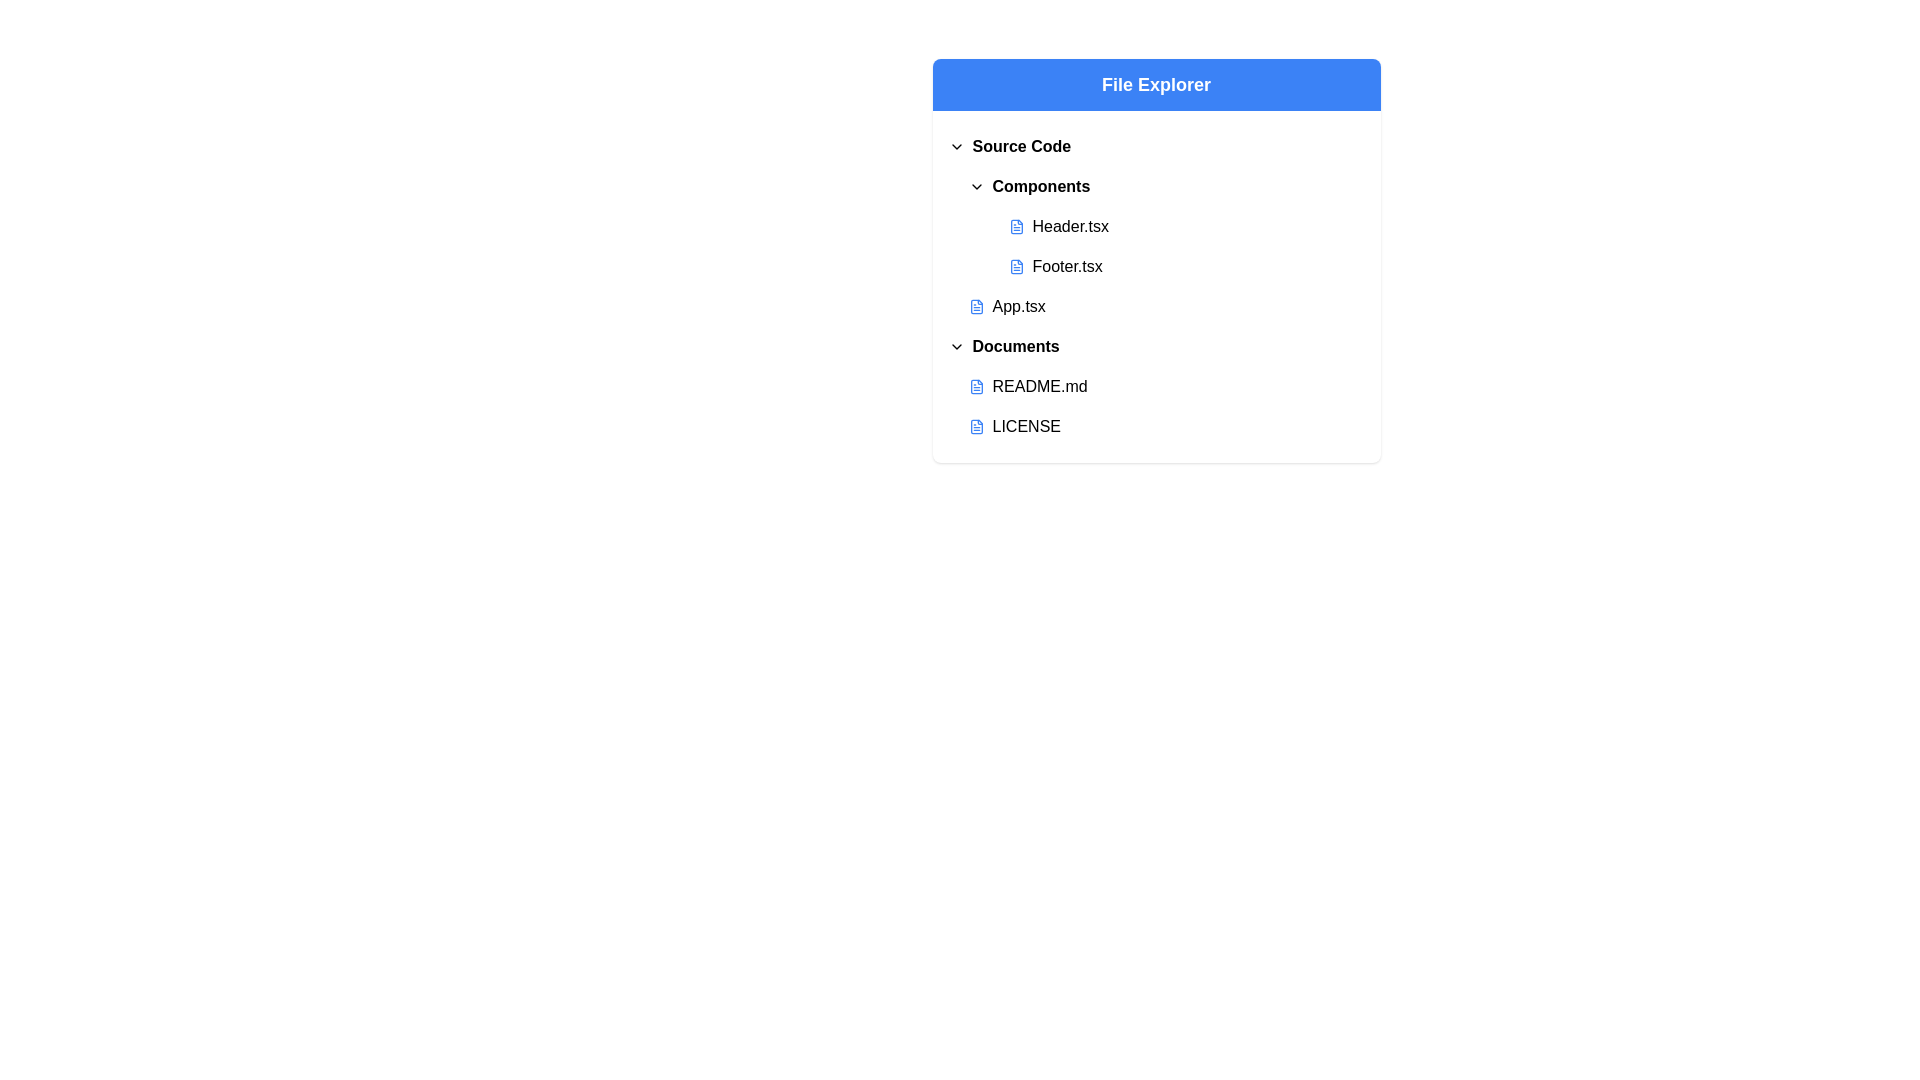 Image resolution: width=1920 pixels, height=1080 pixels. I want to click on the interactive SVG icon toggle indicator located to the left of the 'Components' label text, so click(976, 186).